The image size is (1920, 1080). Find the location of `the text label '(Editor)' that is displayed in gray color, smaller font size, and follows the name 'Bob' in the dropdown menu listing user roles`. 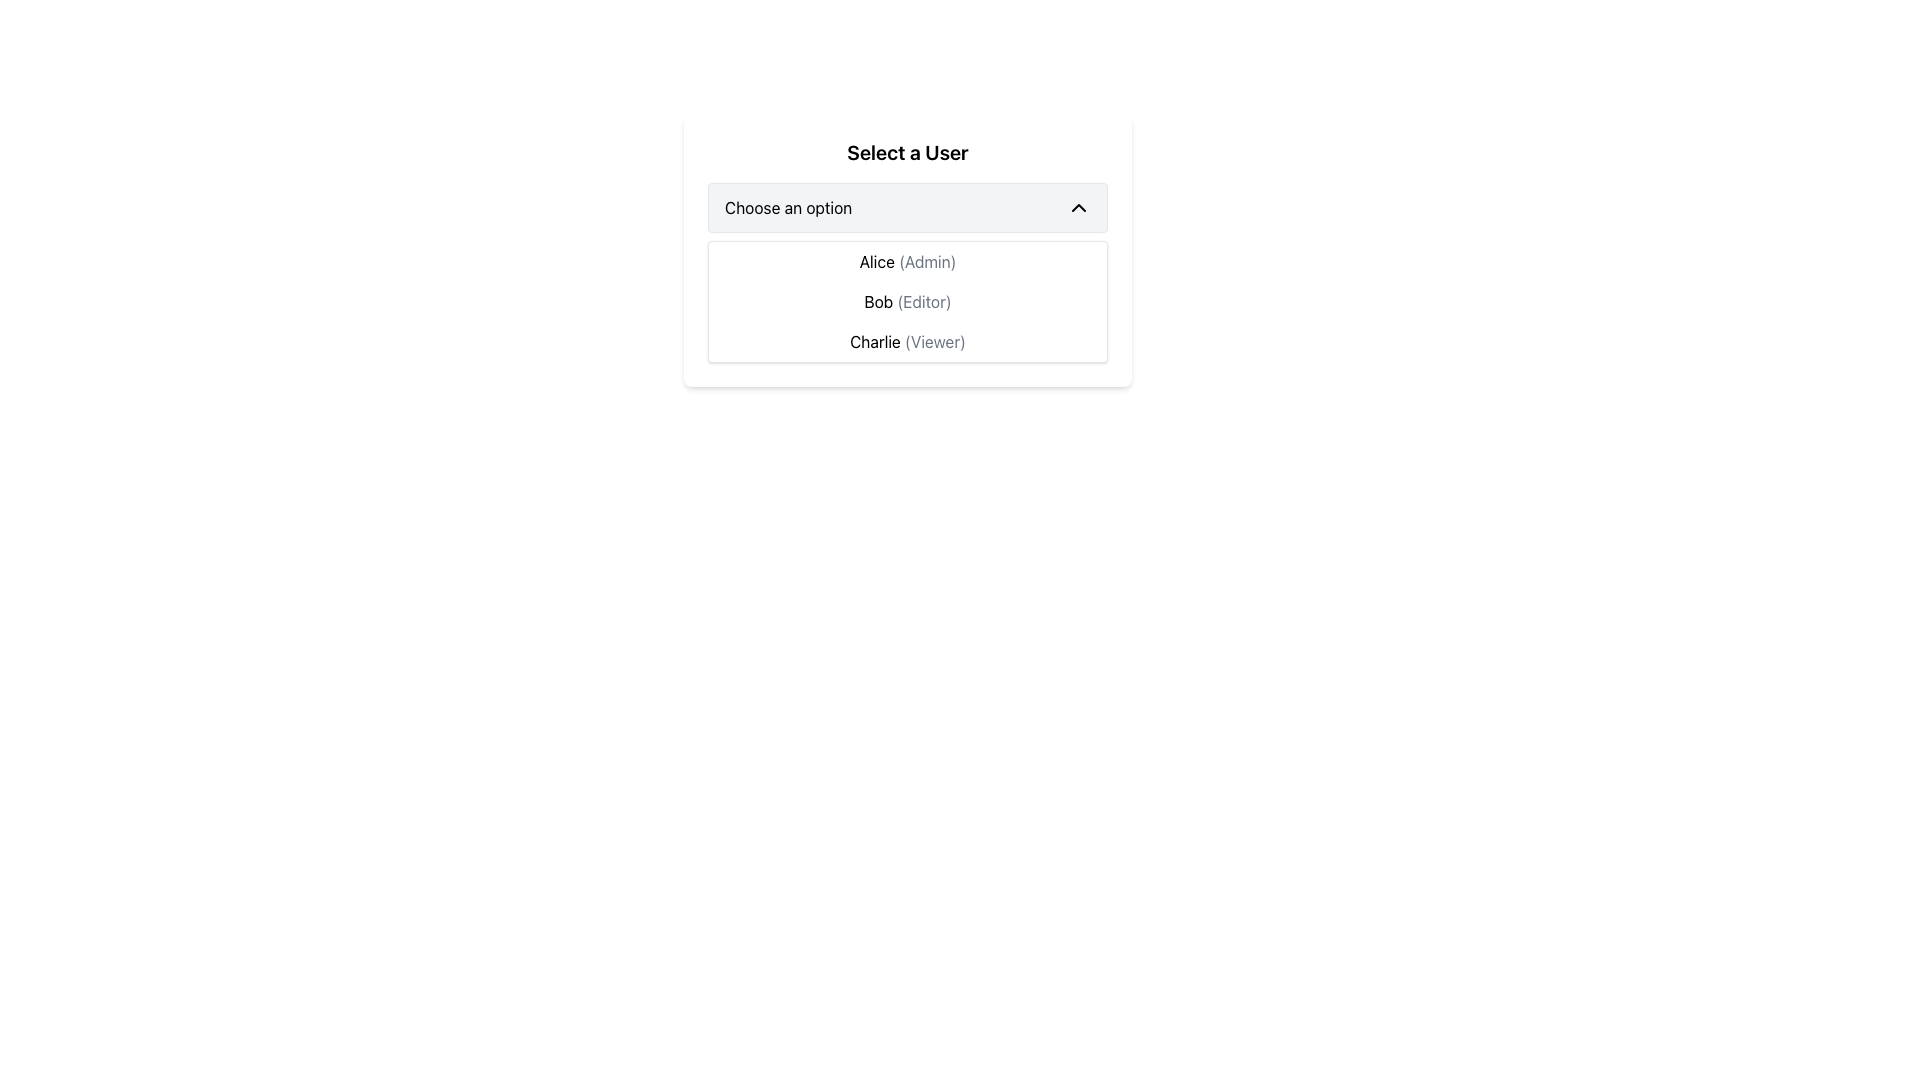

the text label '(Editor)' that is displayed in gray color, smaller font size, and follows the name 'Bob' in the dropdown menu listing user roles is located at coordinates (923, 301).